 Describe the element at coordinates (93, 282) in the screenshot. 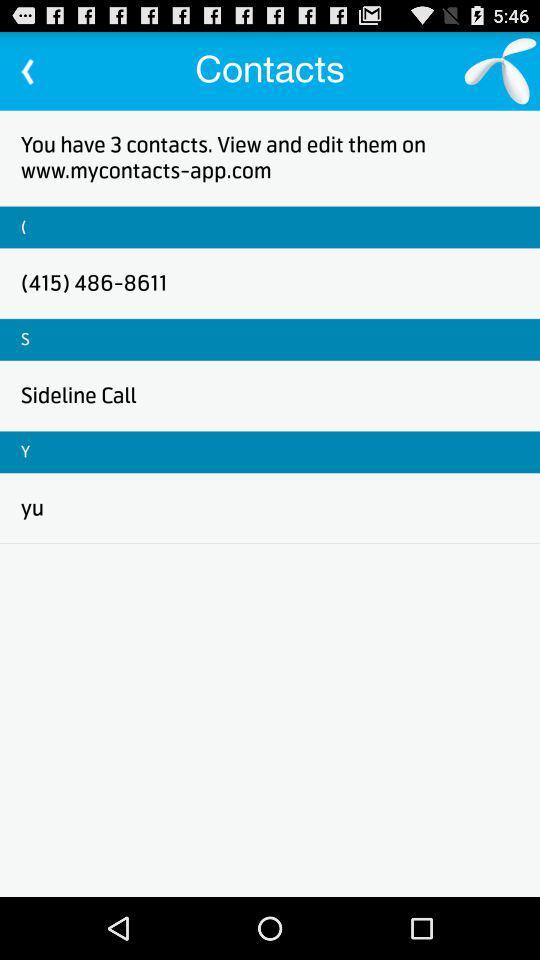

I see `the icon below the (` at that location.